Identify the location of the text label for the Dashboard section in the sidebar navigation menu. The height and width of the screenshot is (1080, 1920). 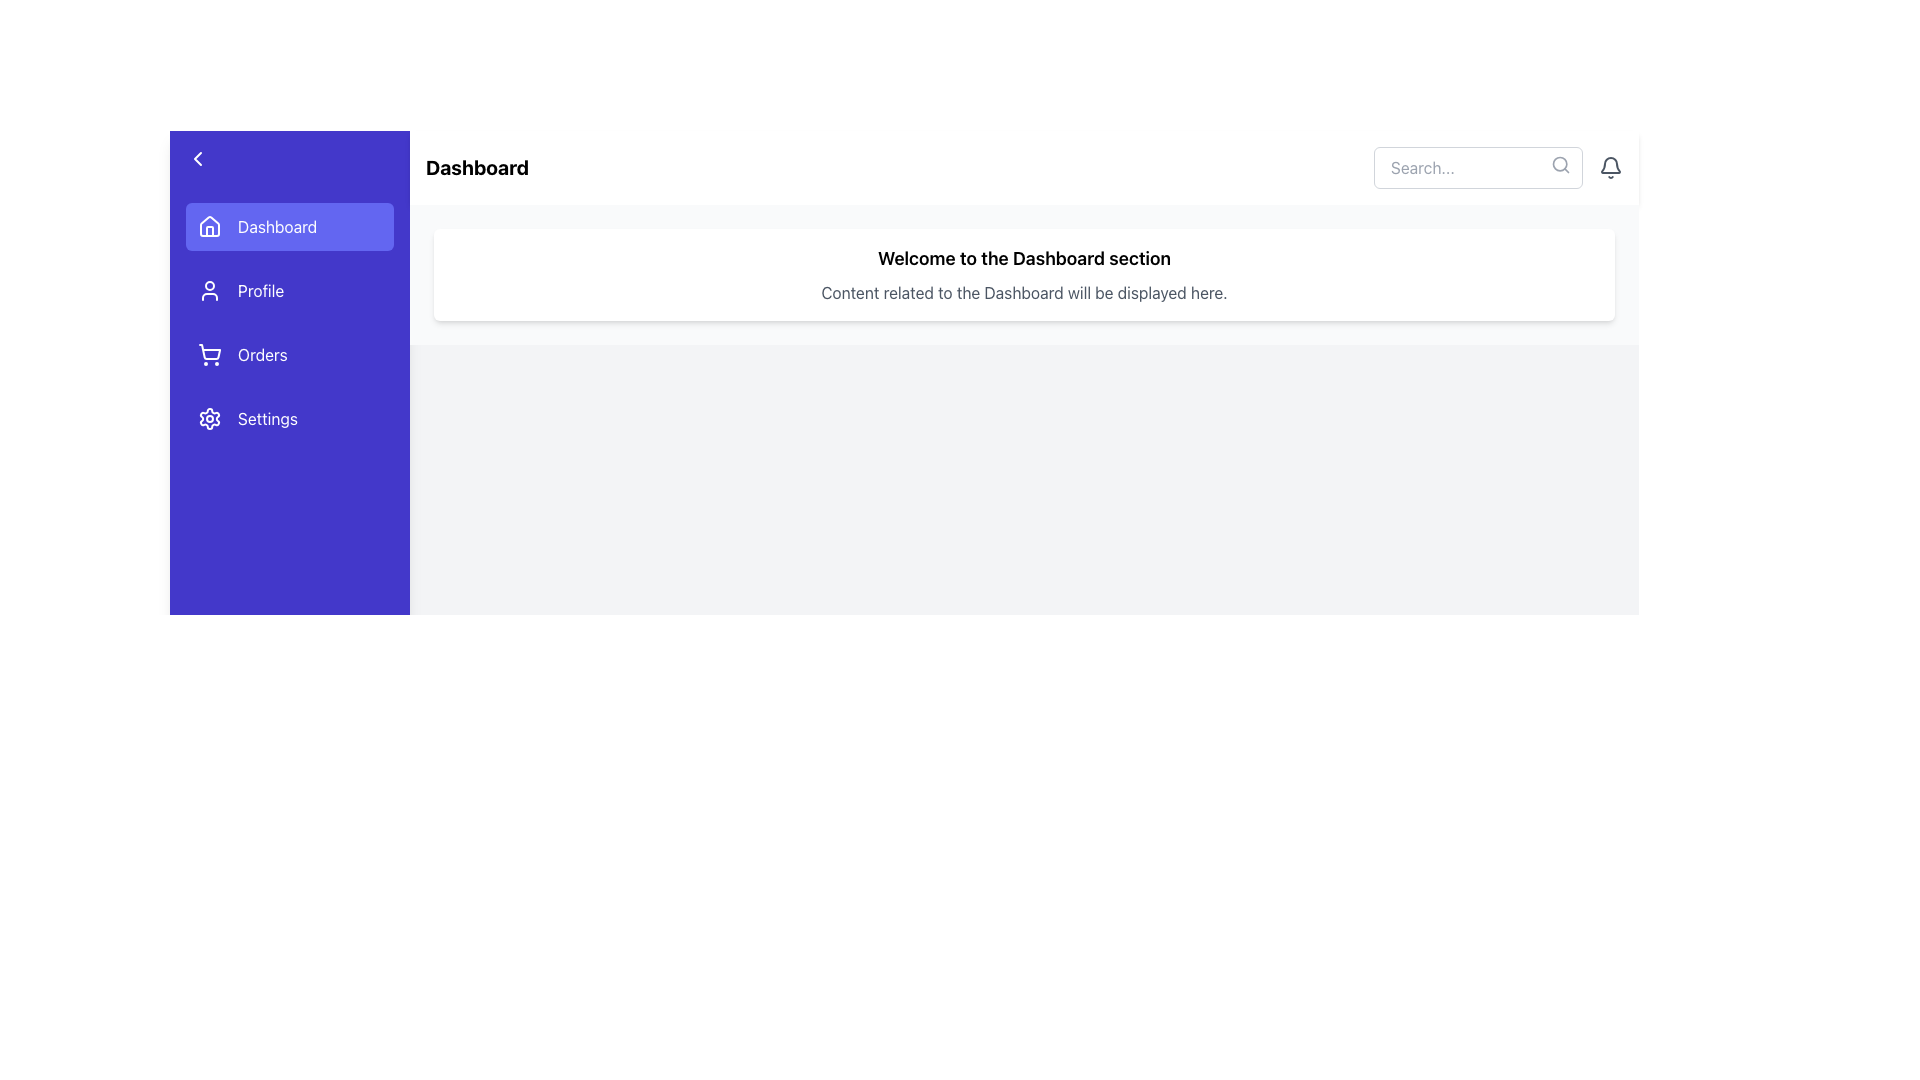
(276, 226).